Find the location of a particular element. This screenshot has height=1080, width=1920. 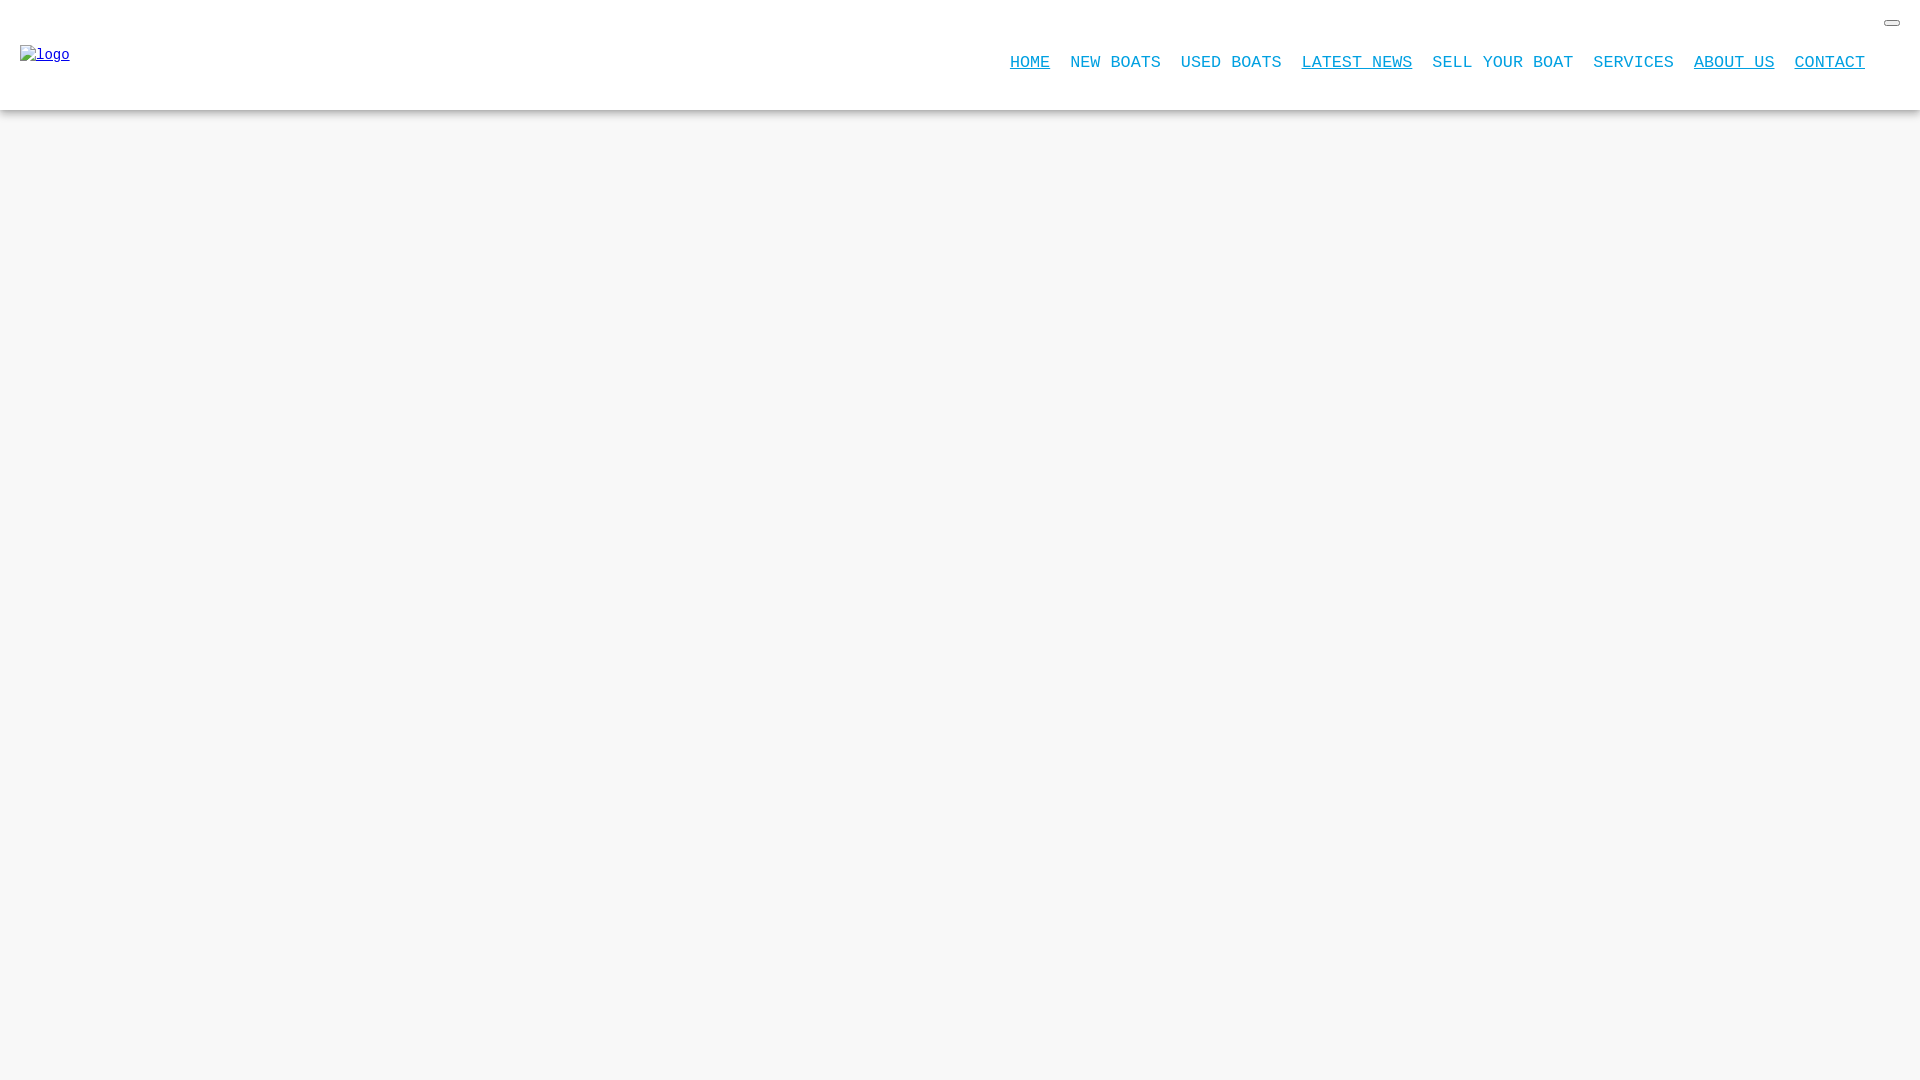

'HOME' is located at coordinates (1030, 61).